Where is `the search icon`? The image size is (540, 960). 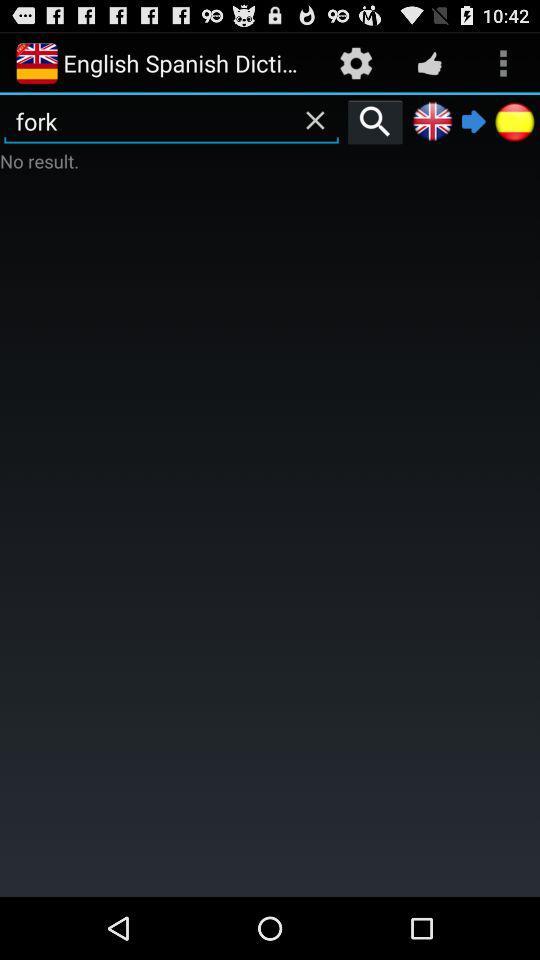 the search icon is located at coordinates (375, 129).